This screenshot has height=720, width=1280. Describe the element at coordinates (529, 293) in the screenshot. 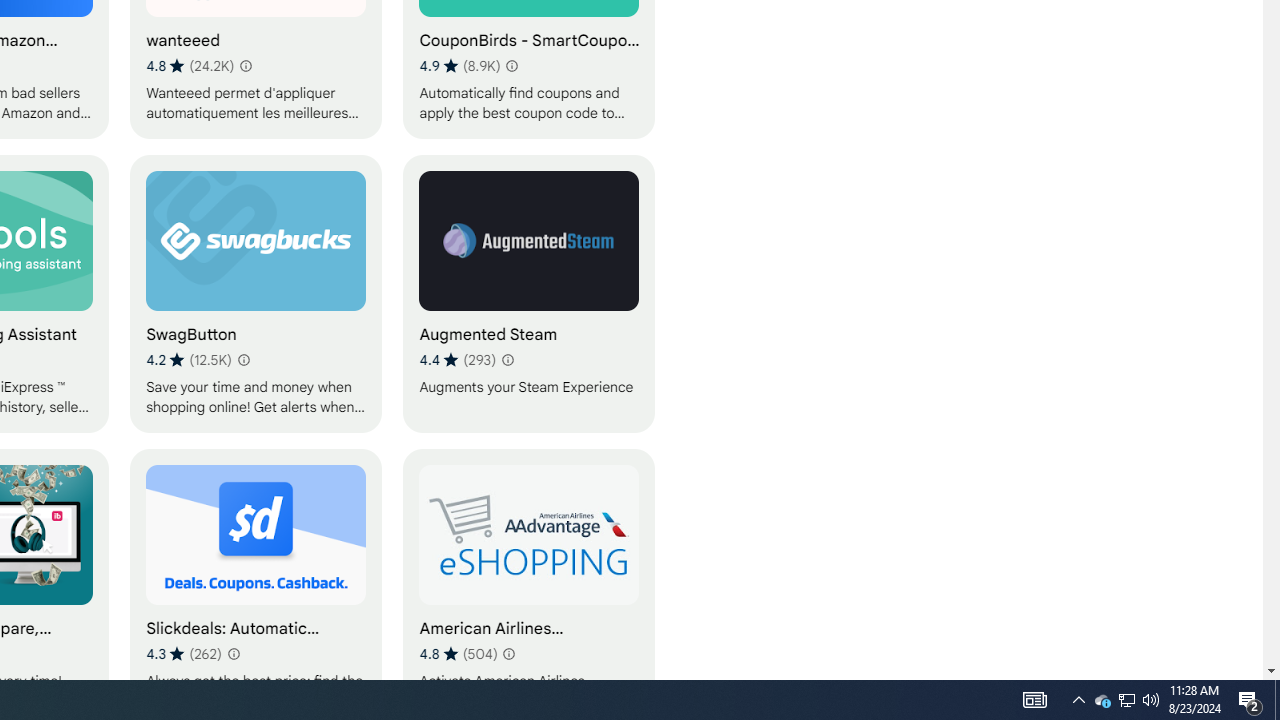

I see `'Augmented Steam'` at that location.